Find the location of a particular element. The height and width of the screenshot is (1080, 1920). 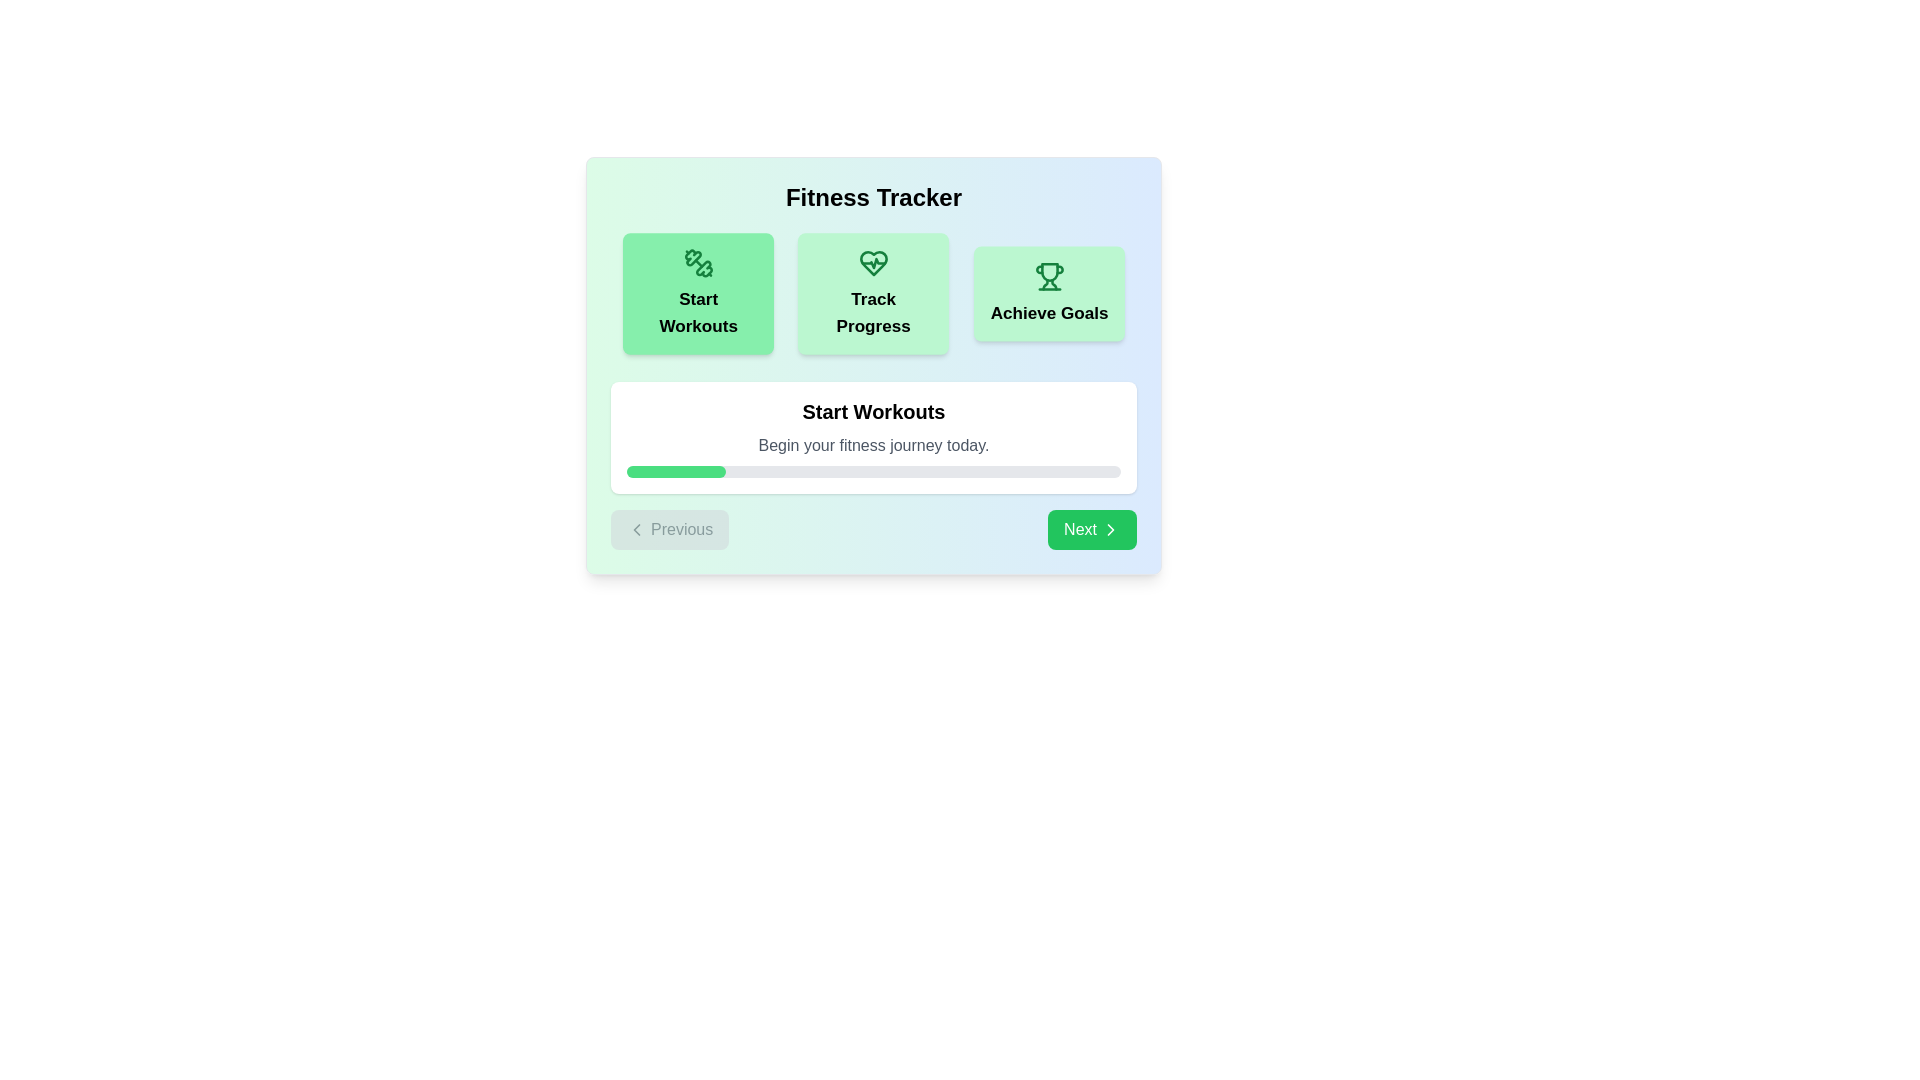

the trophy-shaped icon, which is colored green and symbolizes achievements, located above the text 'Achieve Goals' is located at coordinates (1048, 276).